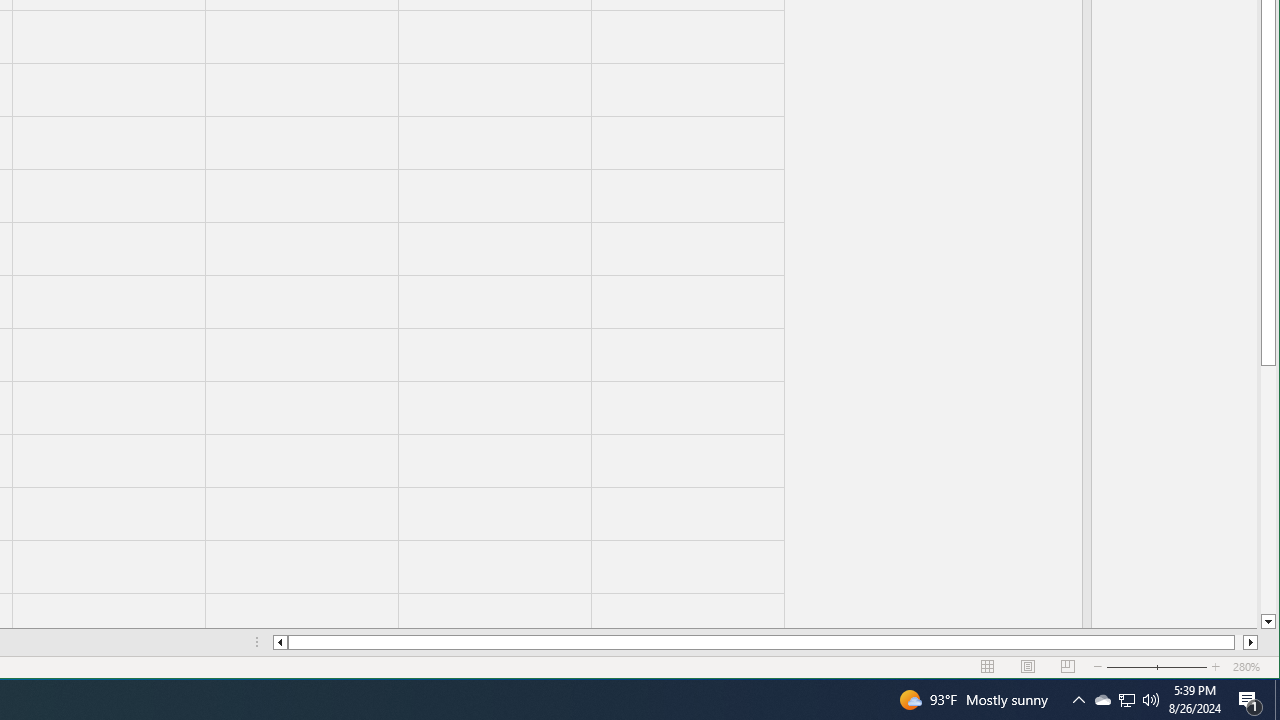 This screenshot has height=720, width=1280. Describe the element at coordinates (1250, 642) in the screenshot. I see `'Zoom In'` at that location.